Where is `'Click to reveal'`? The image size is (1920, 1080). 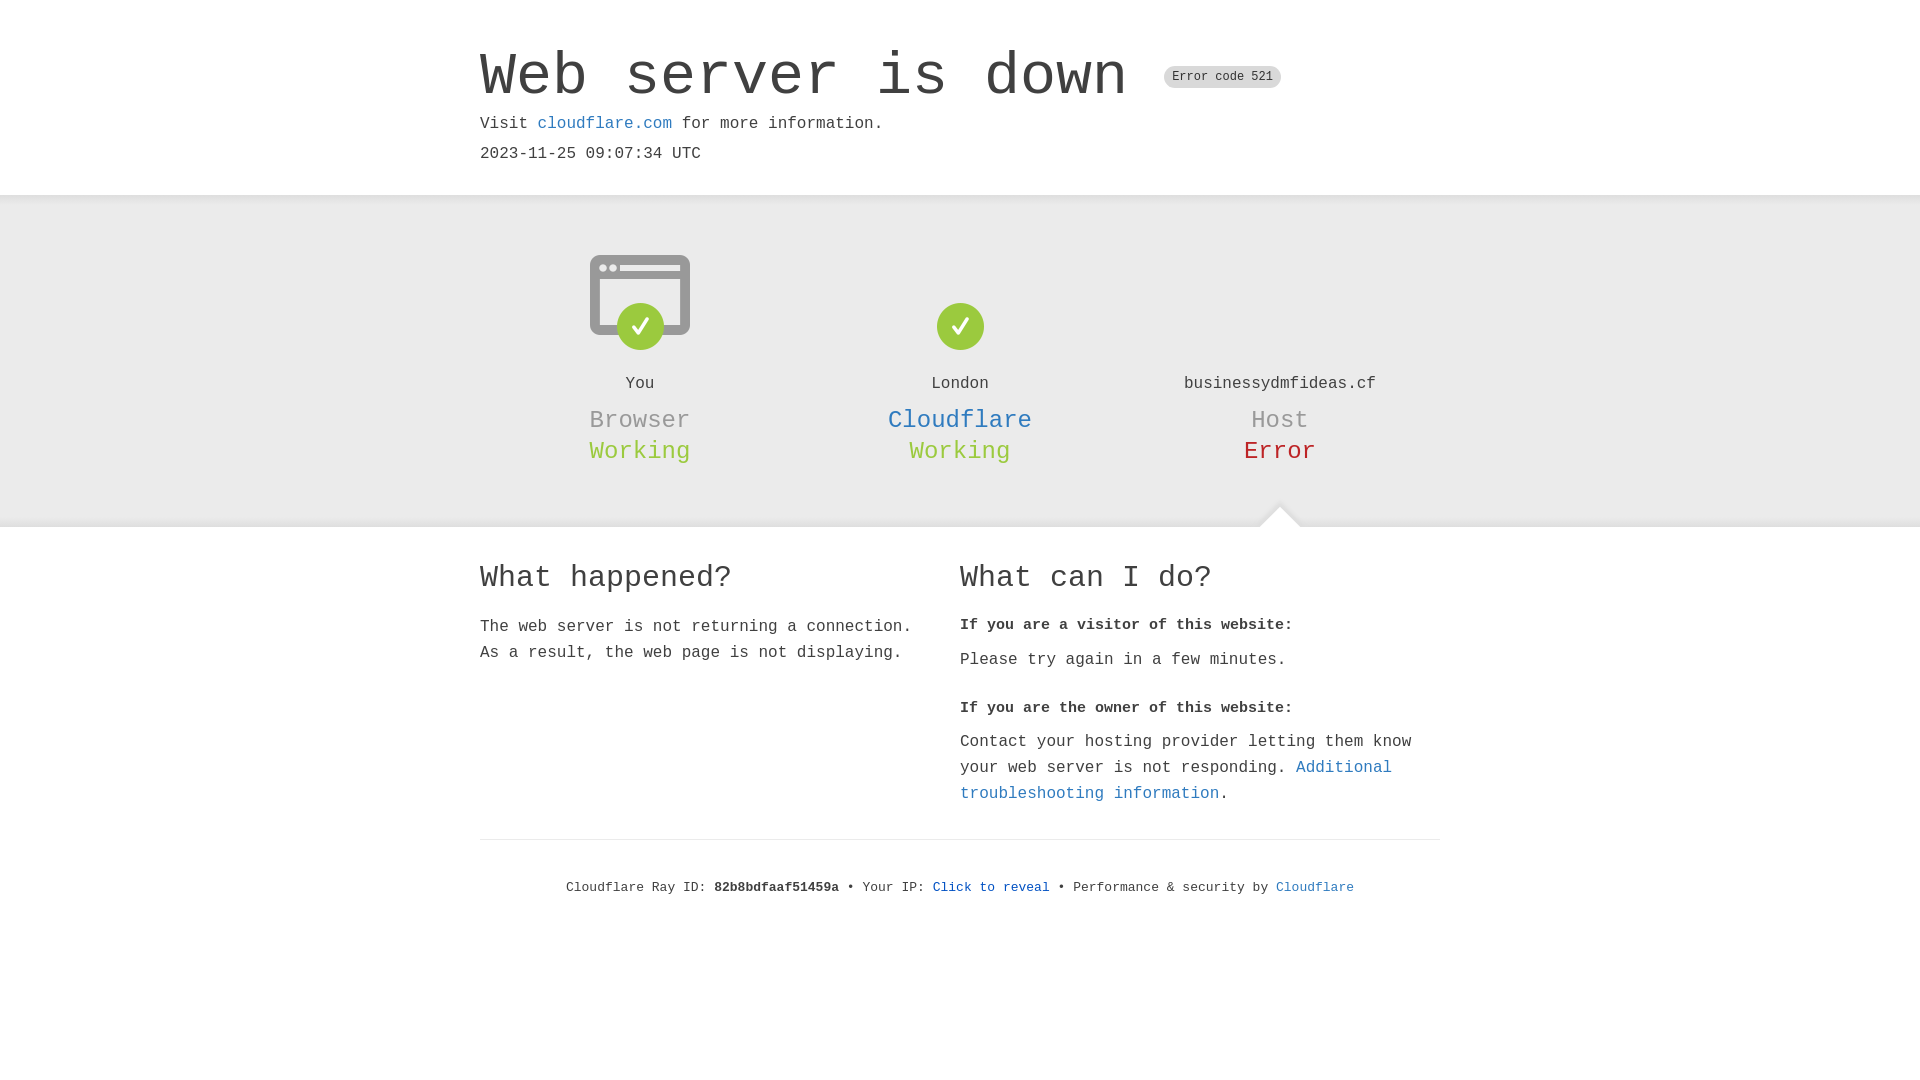 'Click to reveal' is located at coordinates (931, 886).